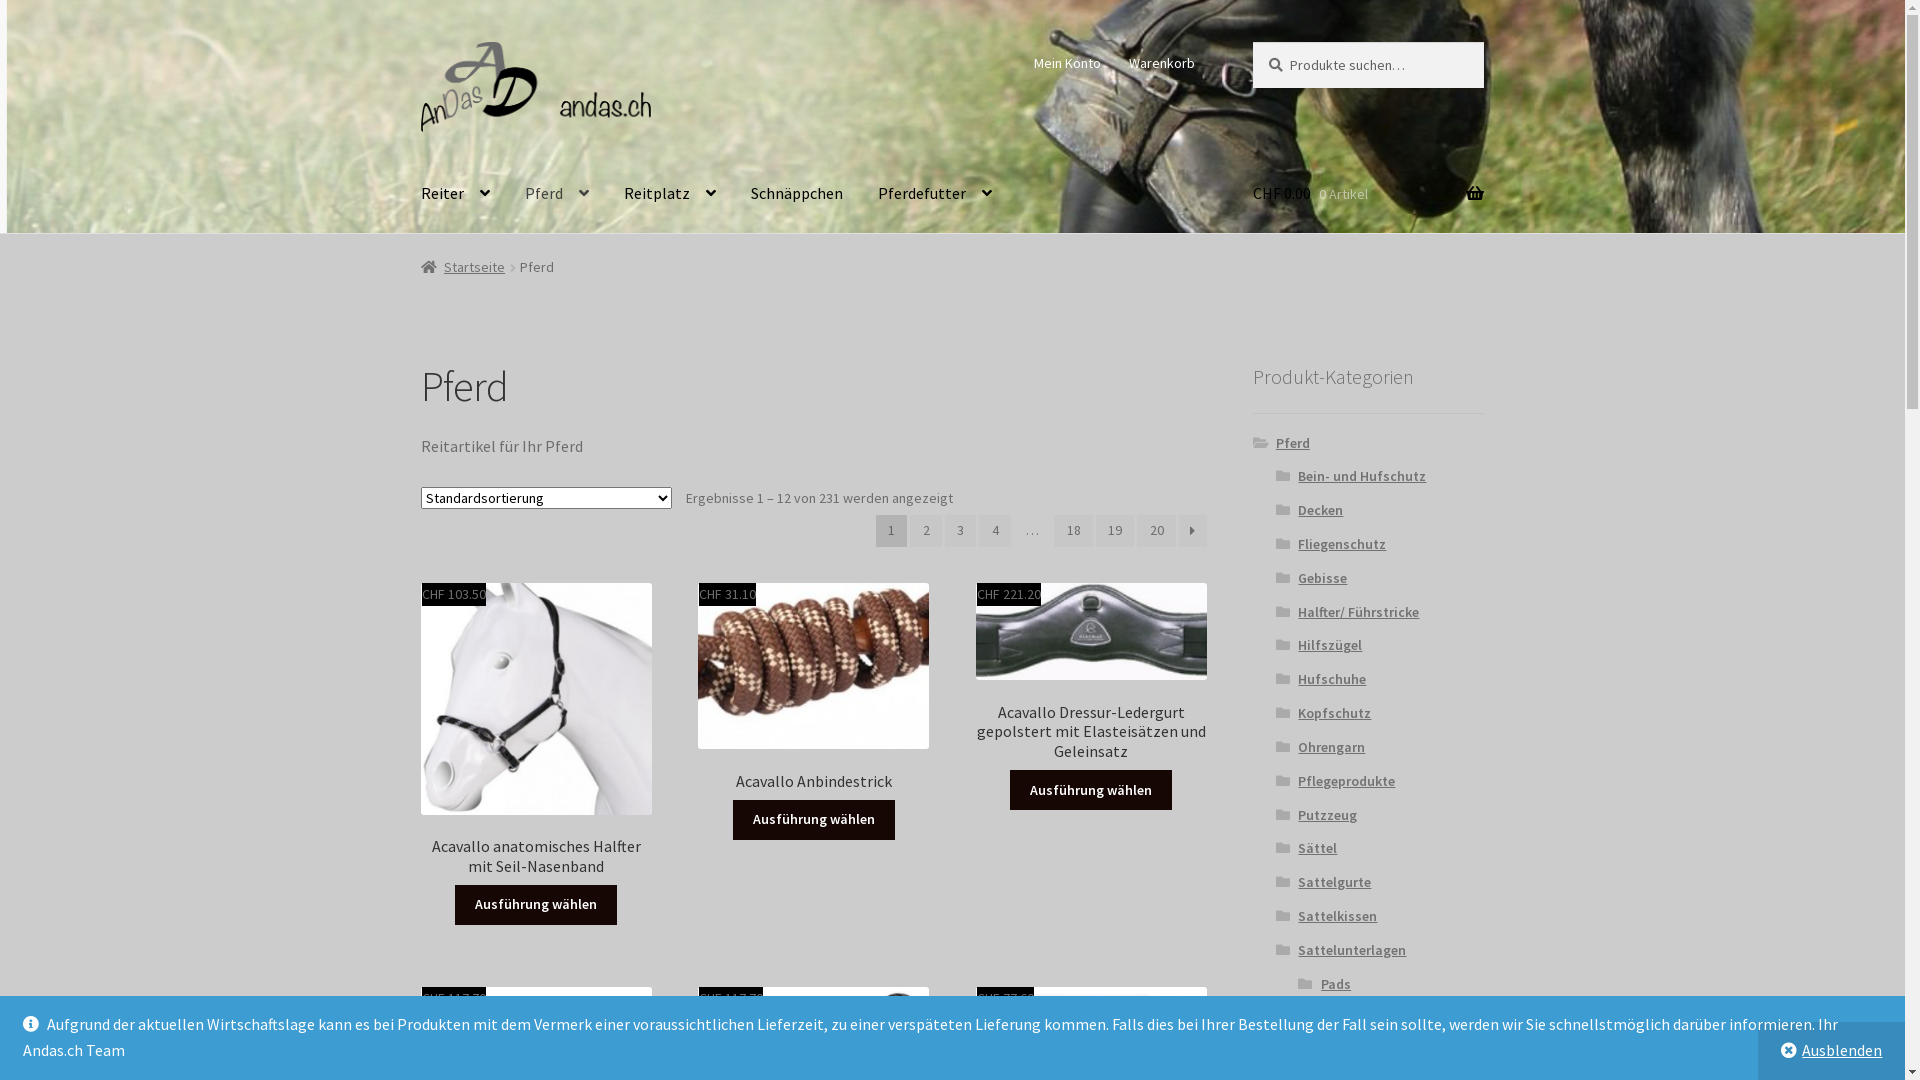 The width and height of the screenshot is (1920, 1080). I want to click on 'Hufschuhe', so click(1331, 677).